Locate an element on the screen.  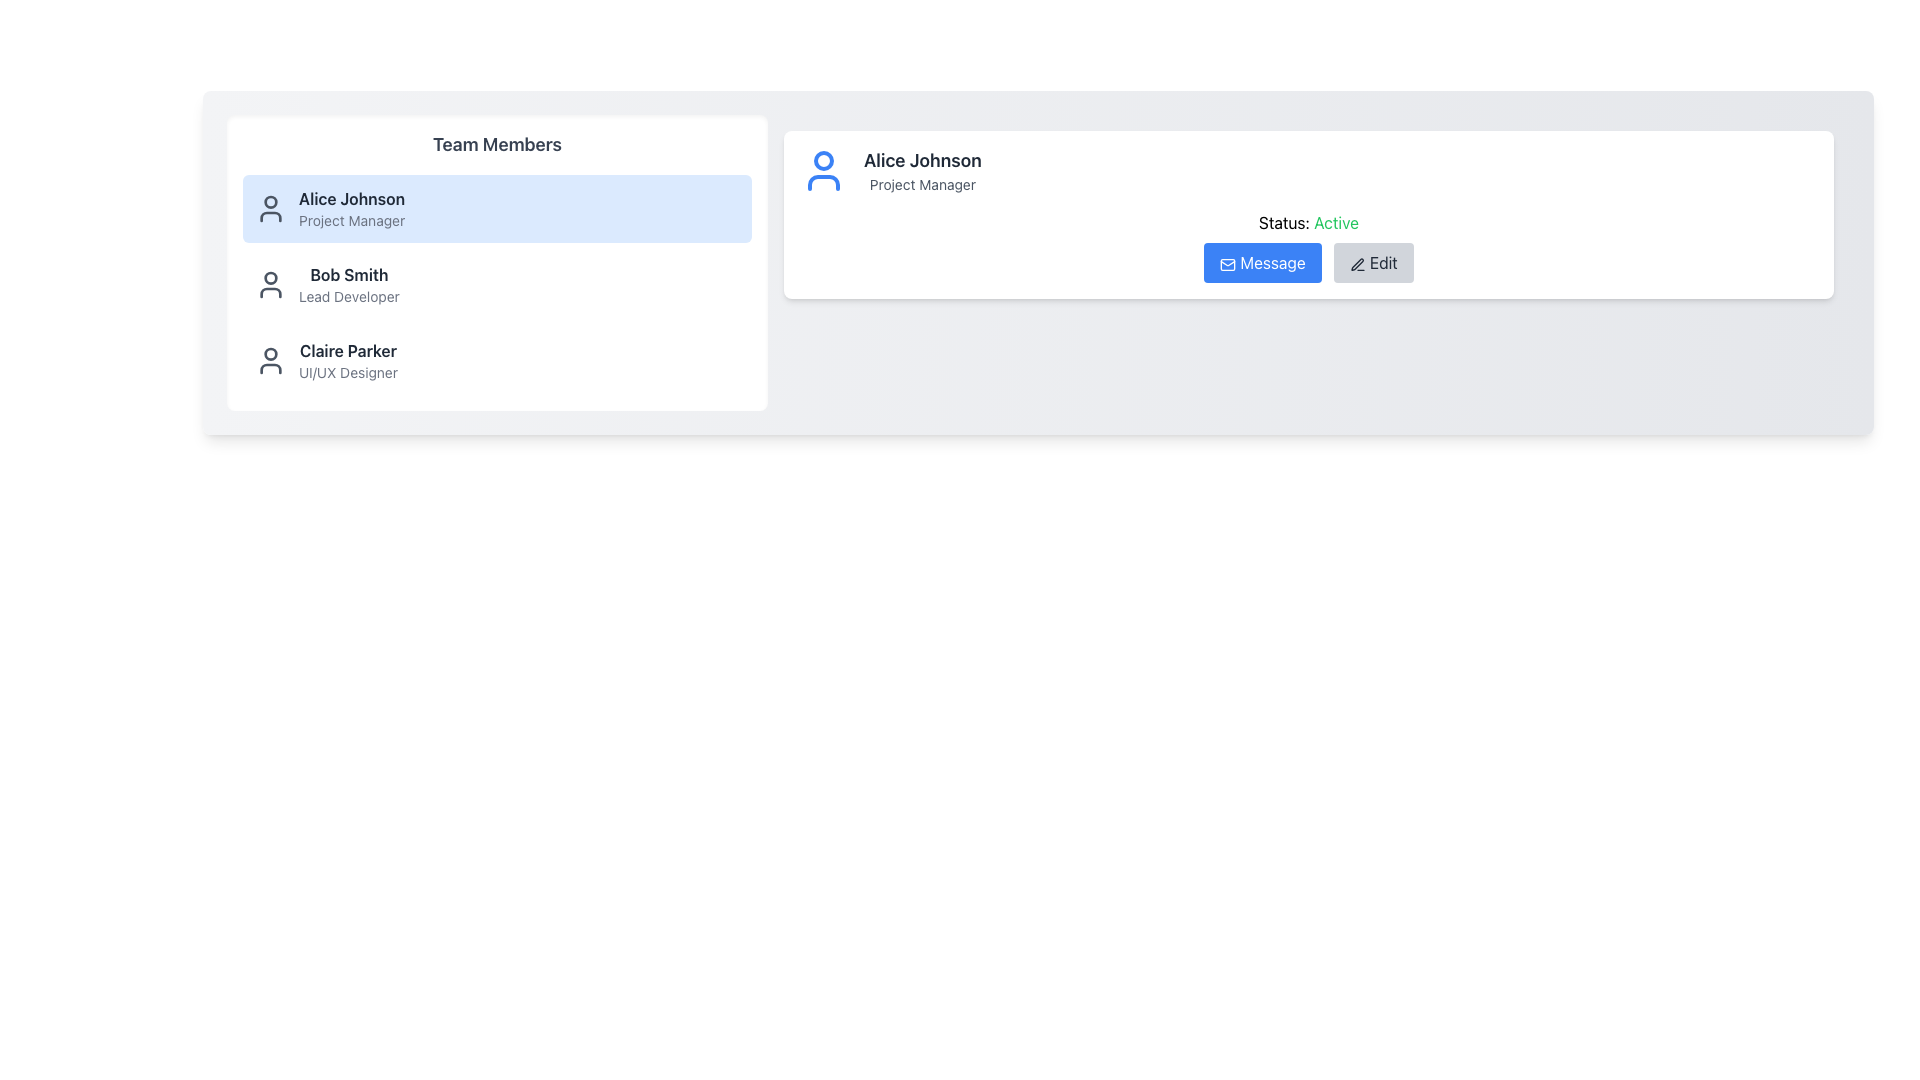
the text label displaying 'UI/UX Designer' located below 'Claire Parker' in the 'Team Members' panel is located at coordinates (348, 373).